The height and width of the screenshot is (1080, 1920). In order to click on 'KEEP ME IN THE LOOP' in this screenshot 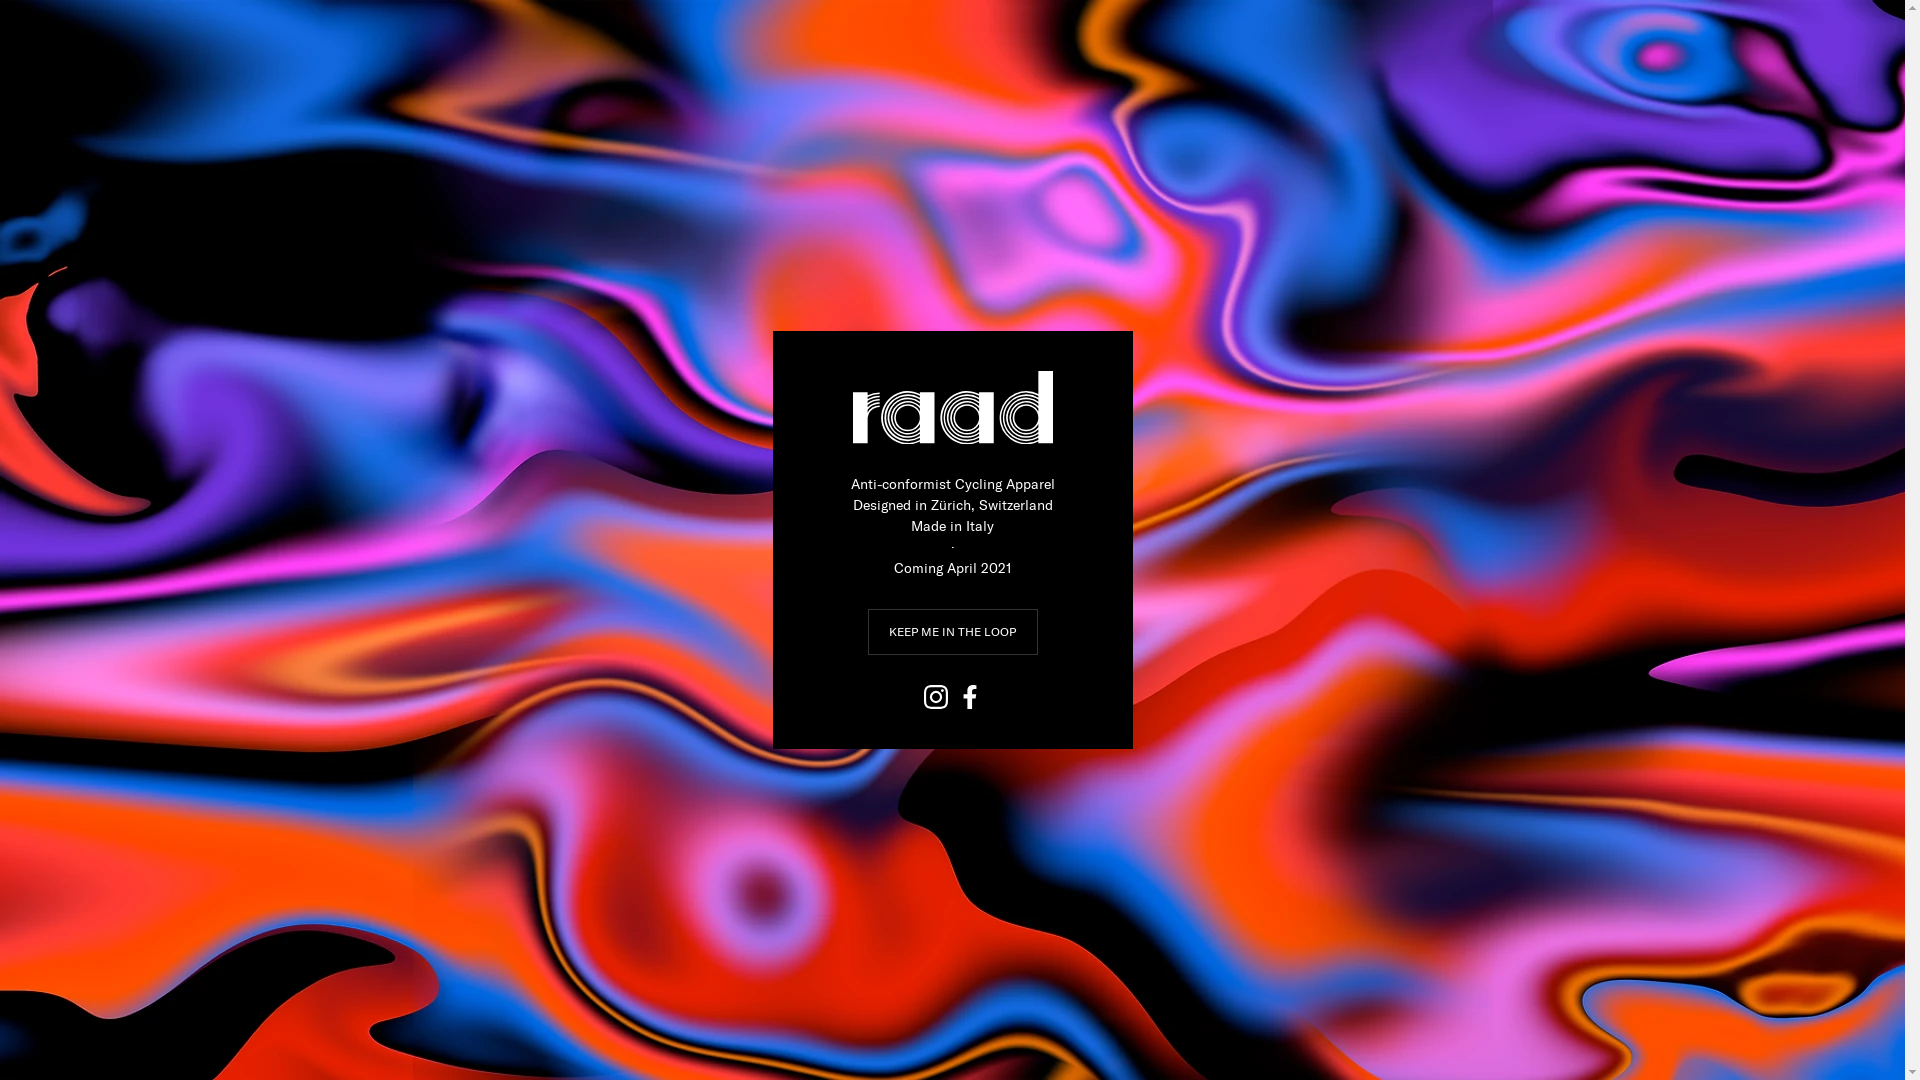, I will do `click(868, 632)`.